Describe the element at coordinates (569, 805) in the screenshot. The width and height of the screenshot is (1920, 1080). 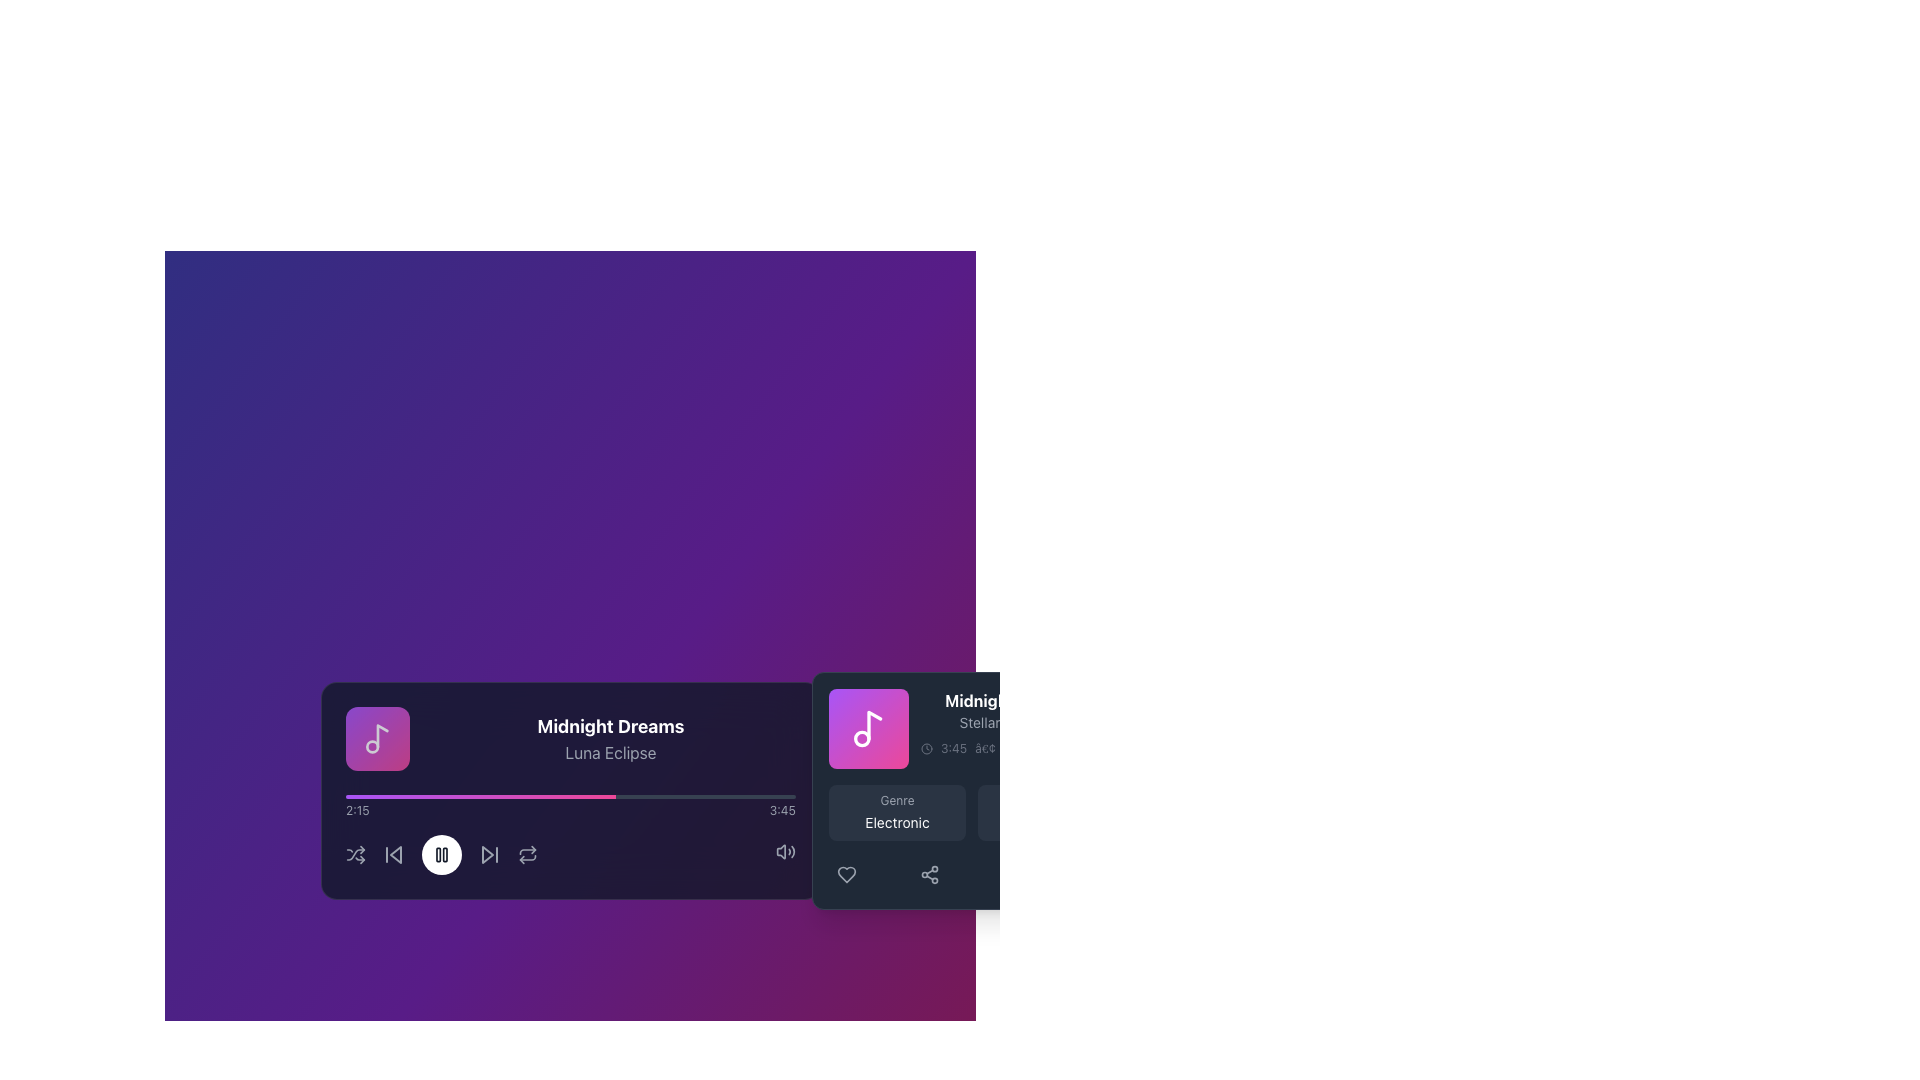
I see `the progress bar located centrally in the music player interface to set the playback position` at that location.